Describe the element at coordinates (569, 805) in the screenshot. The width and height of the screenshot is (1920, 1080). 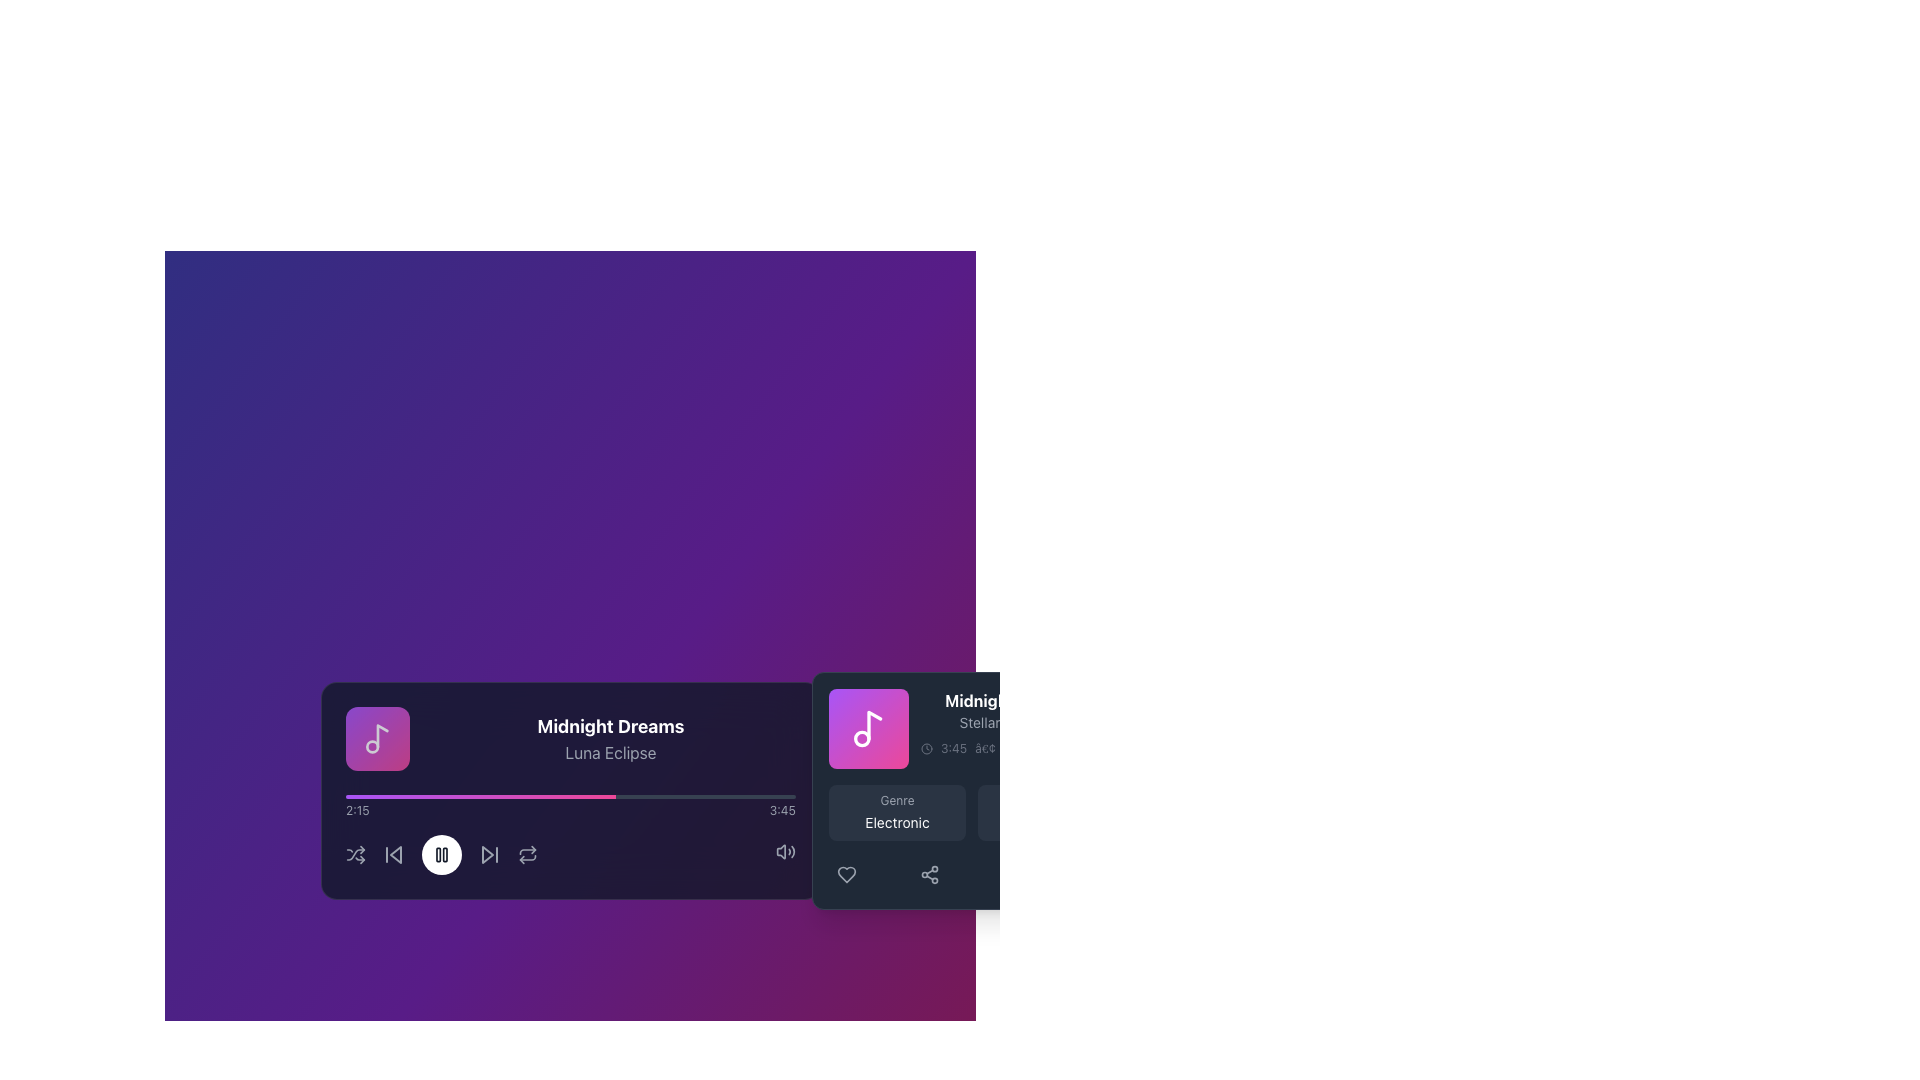
I see `the progress bar located centrally in the music player interface to set the playback position` at that location.